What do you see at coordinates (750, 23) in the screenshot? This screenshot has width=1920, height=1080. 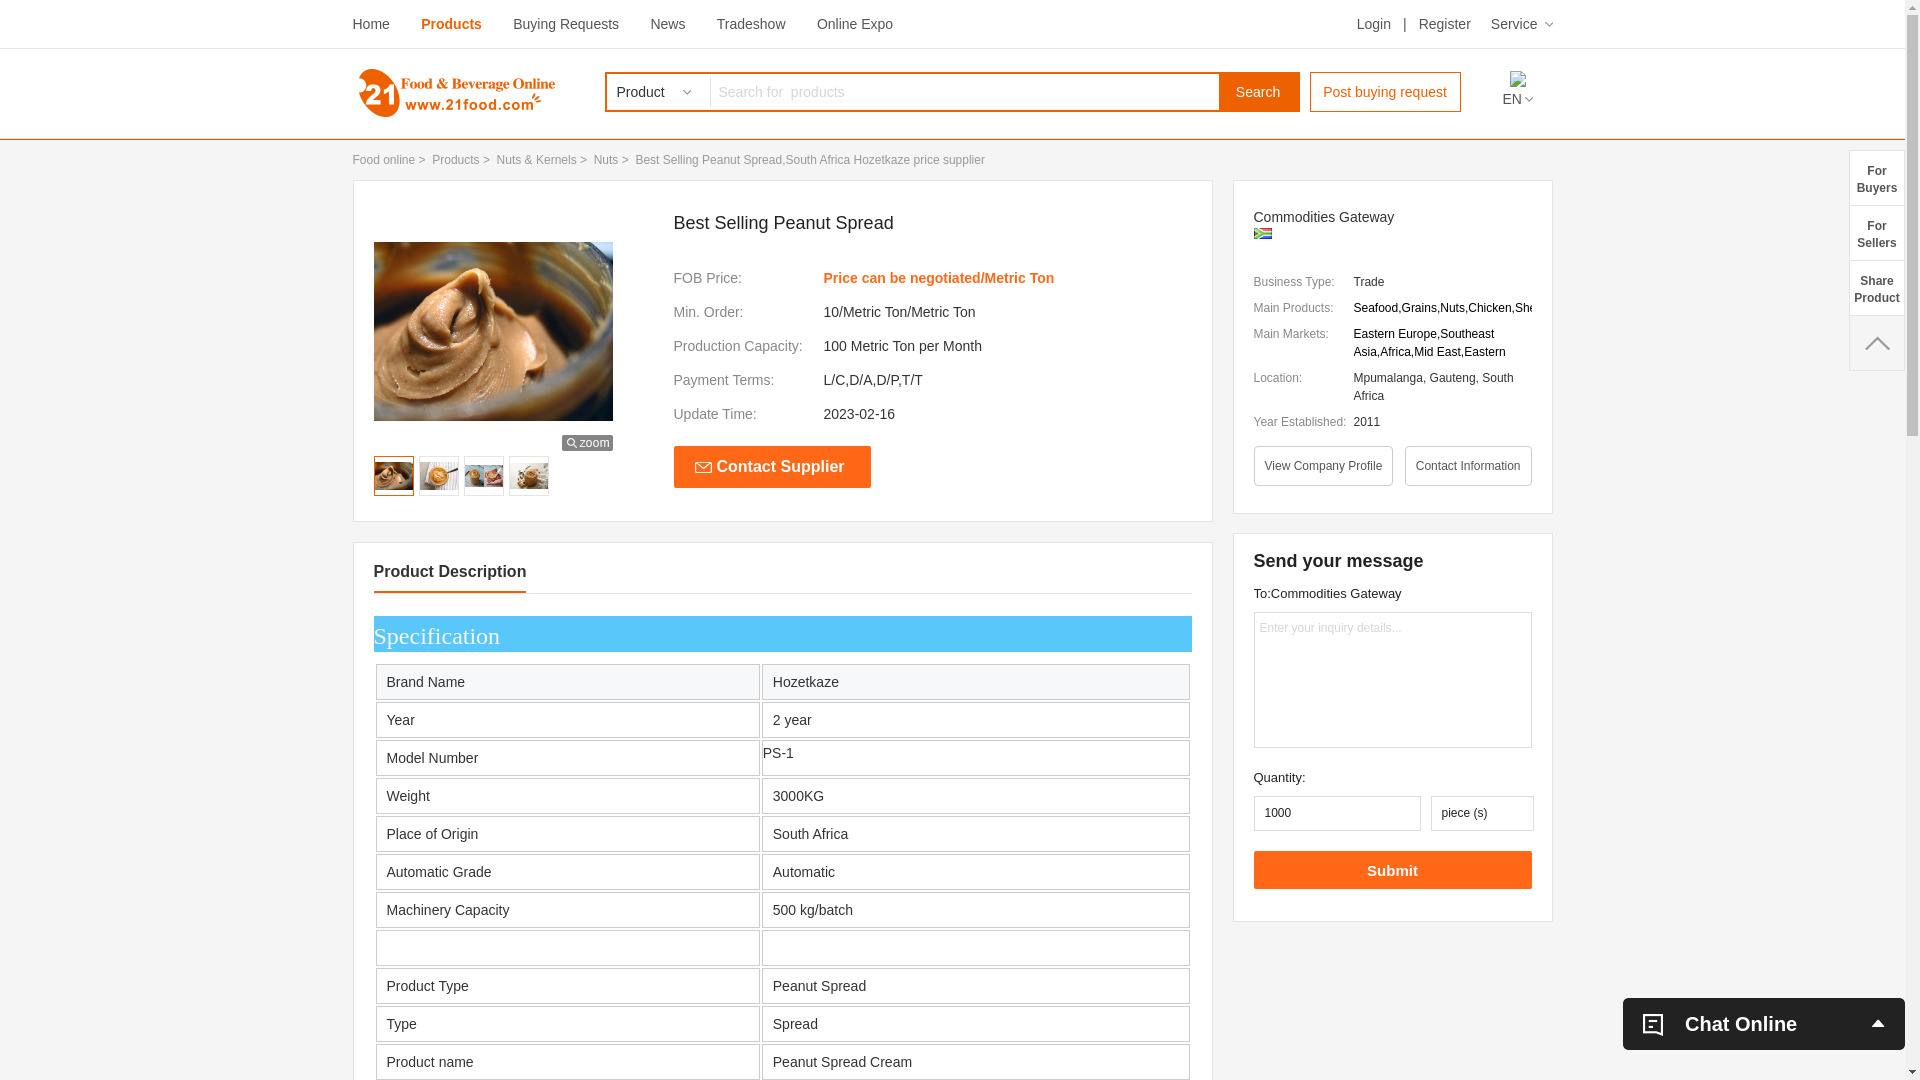 I see `'Tradeshow'` at bounding box center [750, 23].